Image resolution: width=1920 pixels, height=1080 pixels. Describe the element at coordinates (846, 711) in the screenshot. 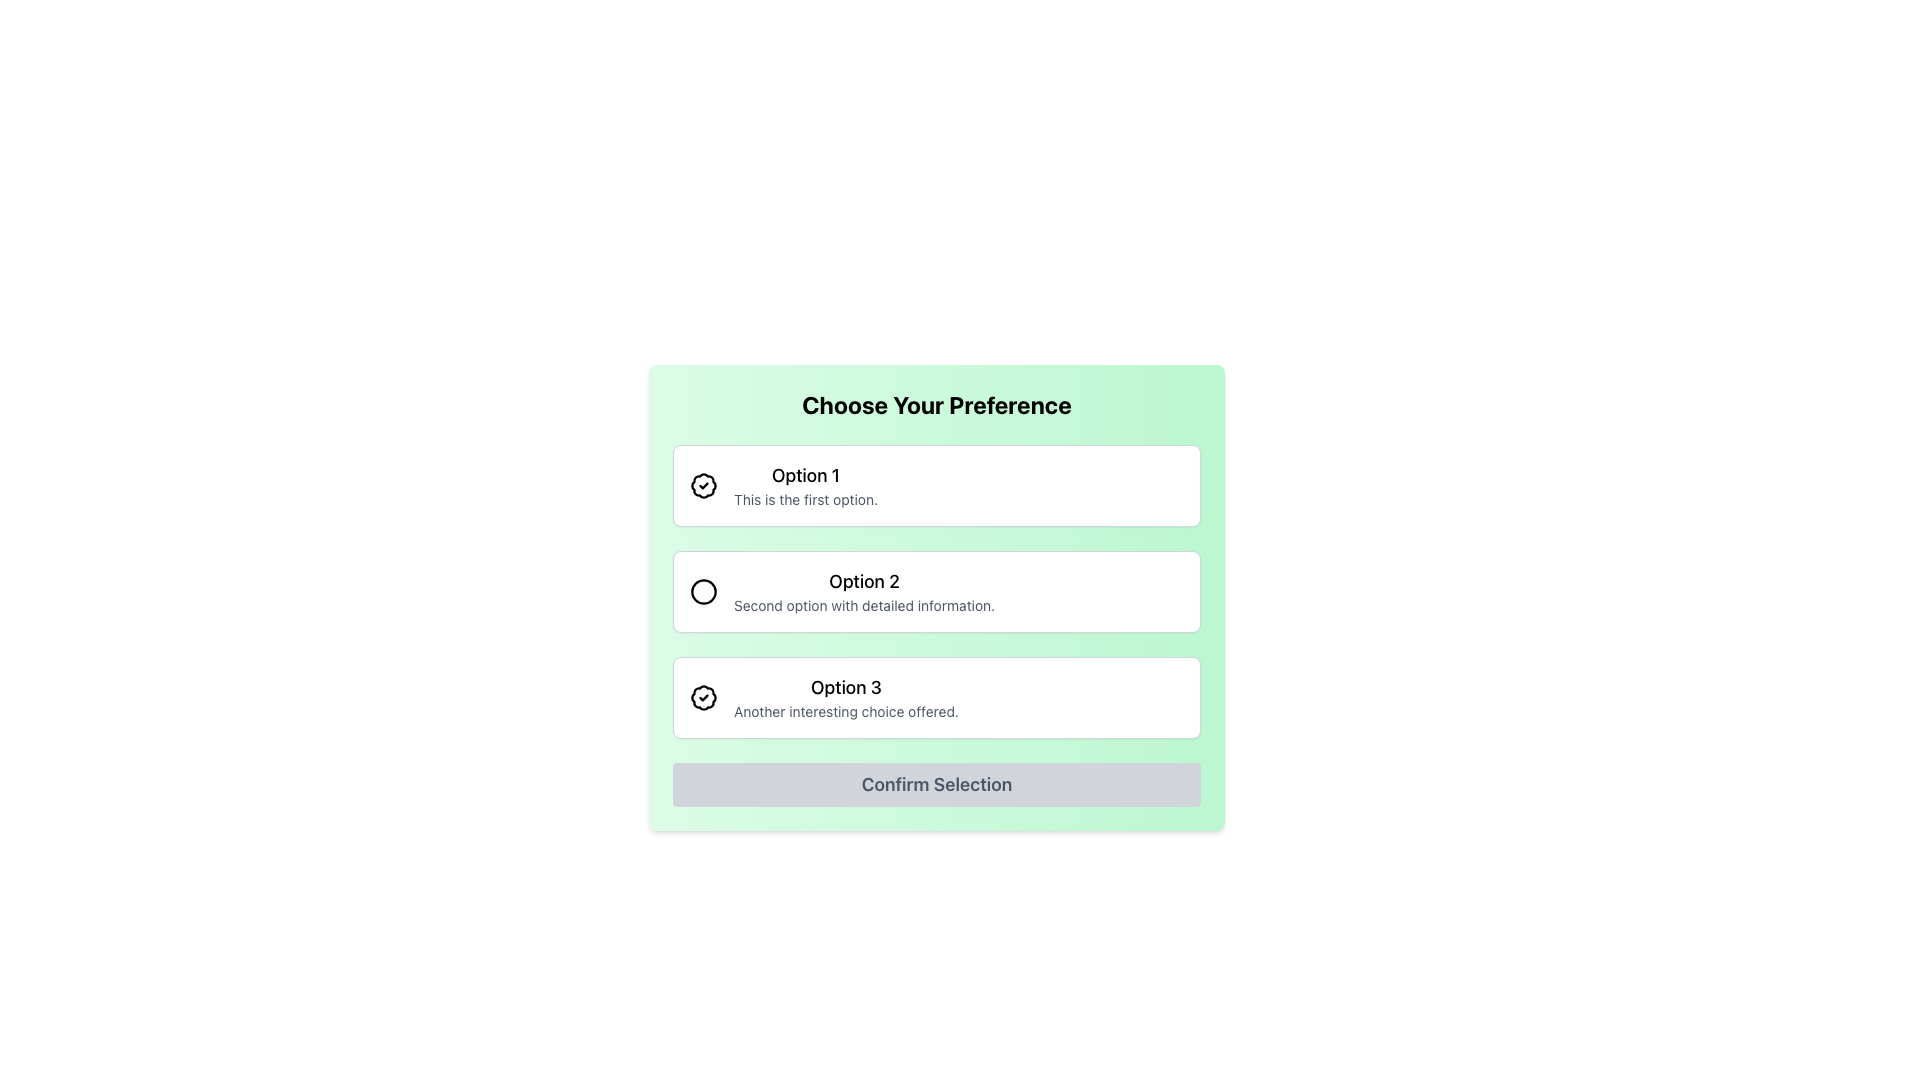

I see `the text label that provides additional descriptive information about 'Option 3', located below the text 'Option 3'` at that location.